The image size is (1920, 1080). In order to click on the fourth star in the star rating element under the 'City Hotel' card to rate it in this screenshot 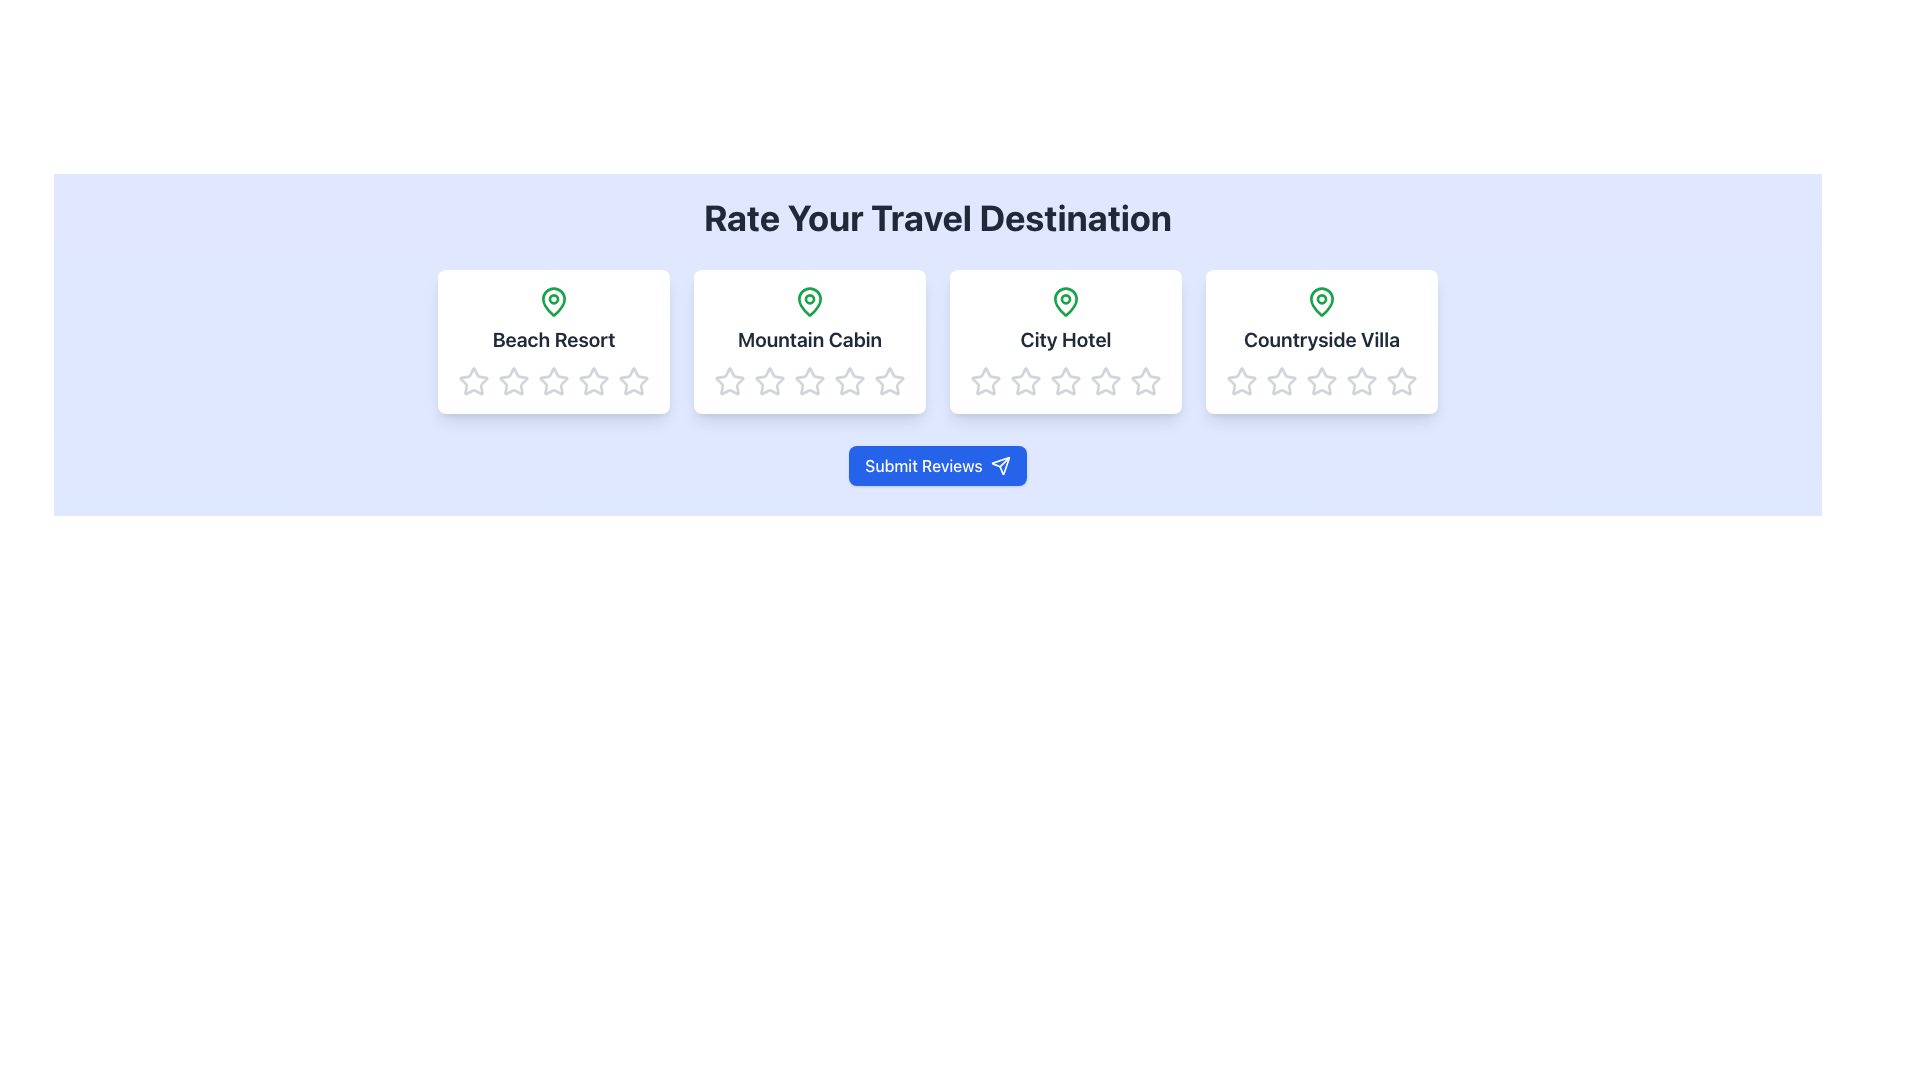, I will do `click(1146, 381)`.